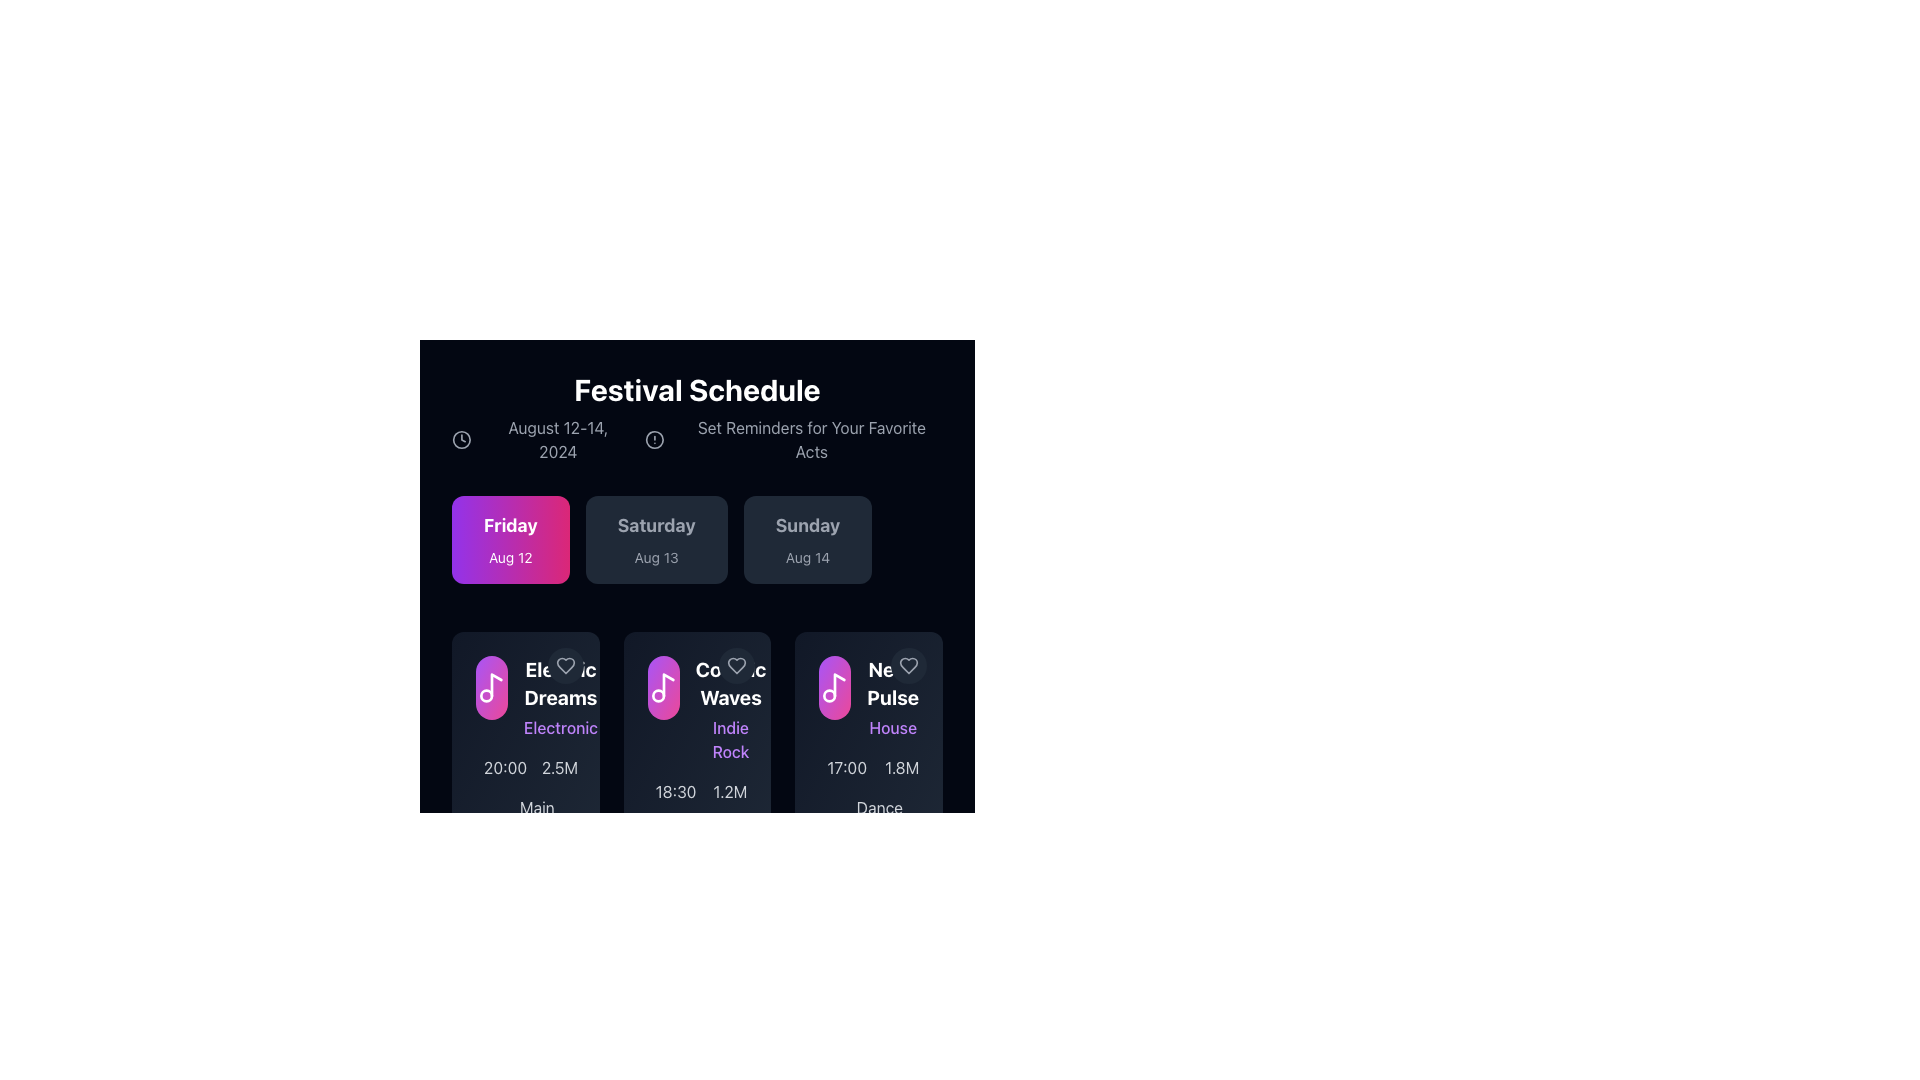  What do you see at coordinates (510, 540) in the screenshot?
I see `the button representing the schedule for Friday, August 12th, which is the first button in a group of three located under the 'Festival Schedule' title` at bounding box center [510, 540].